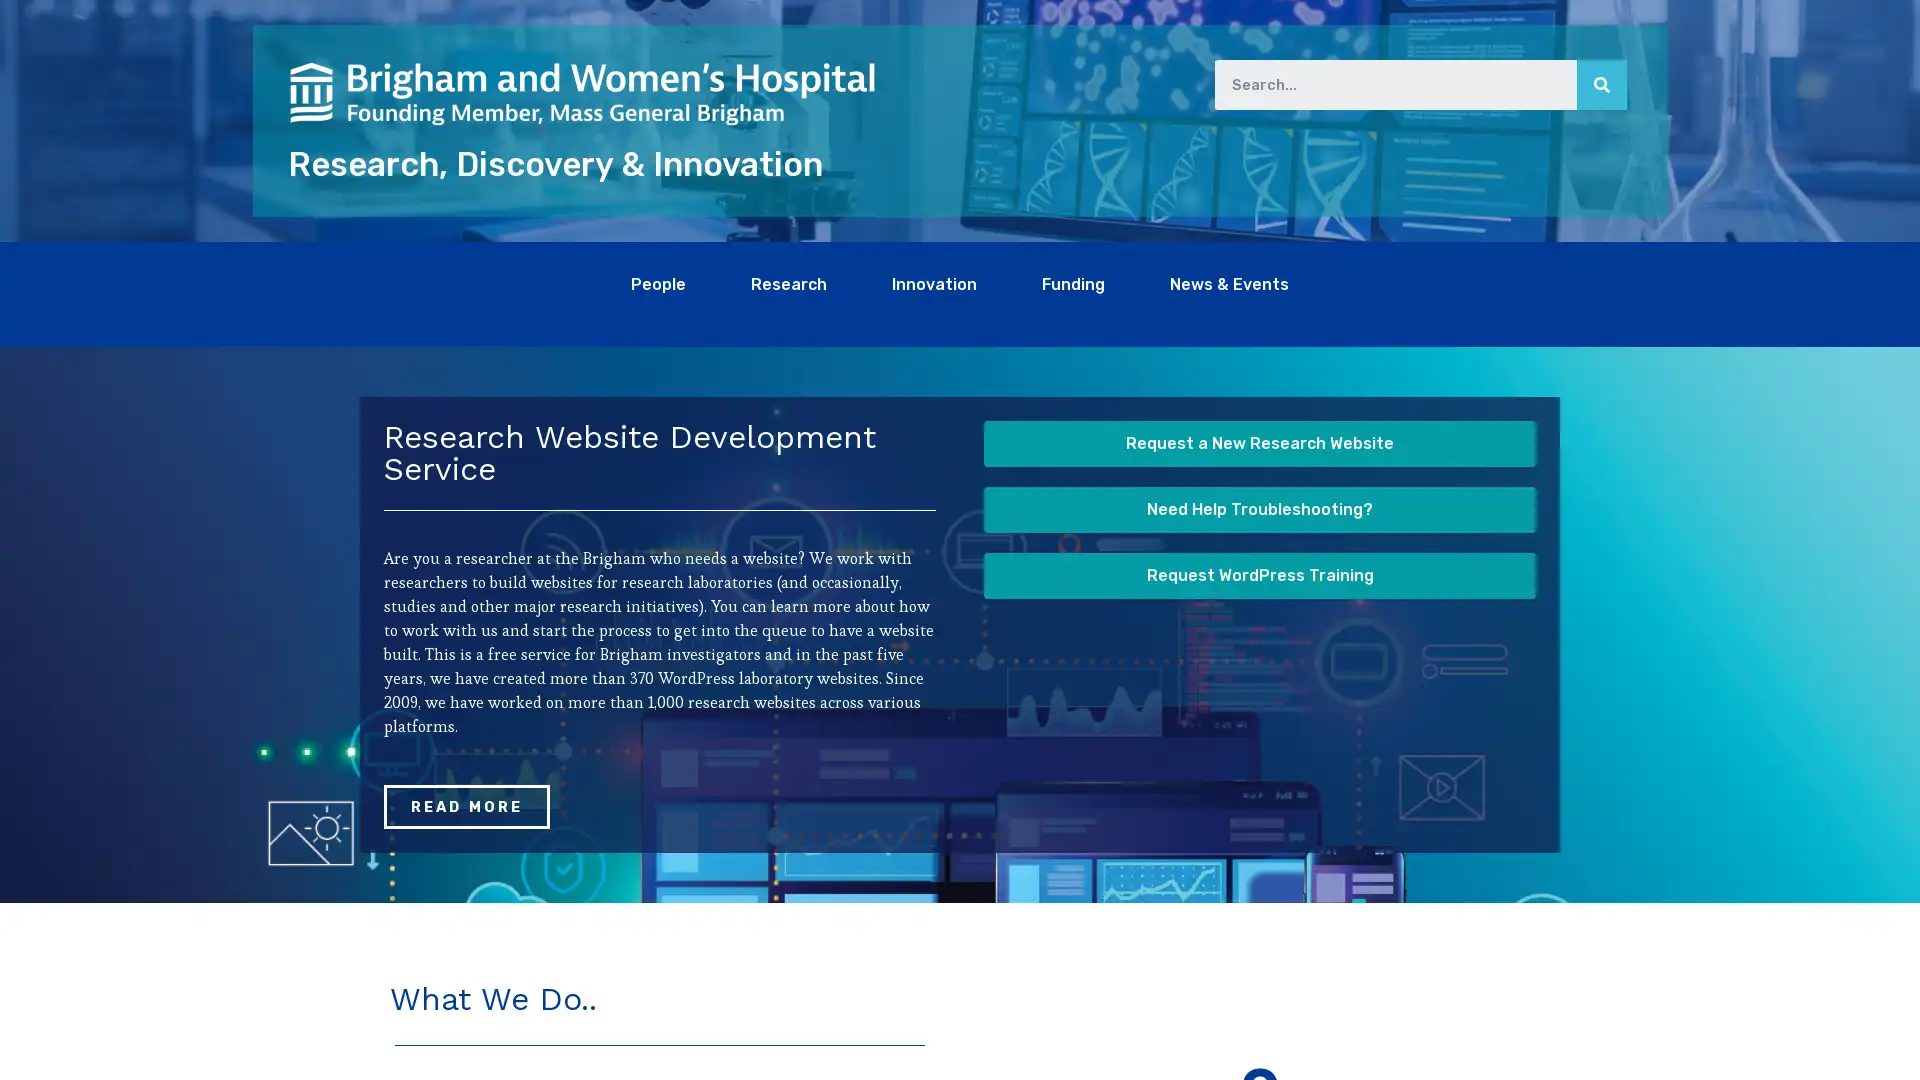 This screenshot has width=1920, height=1080. I want to click on Request a New Research Website, so click(1258, 442).